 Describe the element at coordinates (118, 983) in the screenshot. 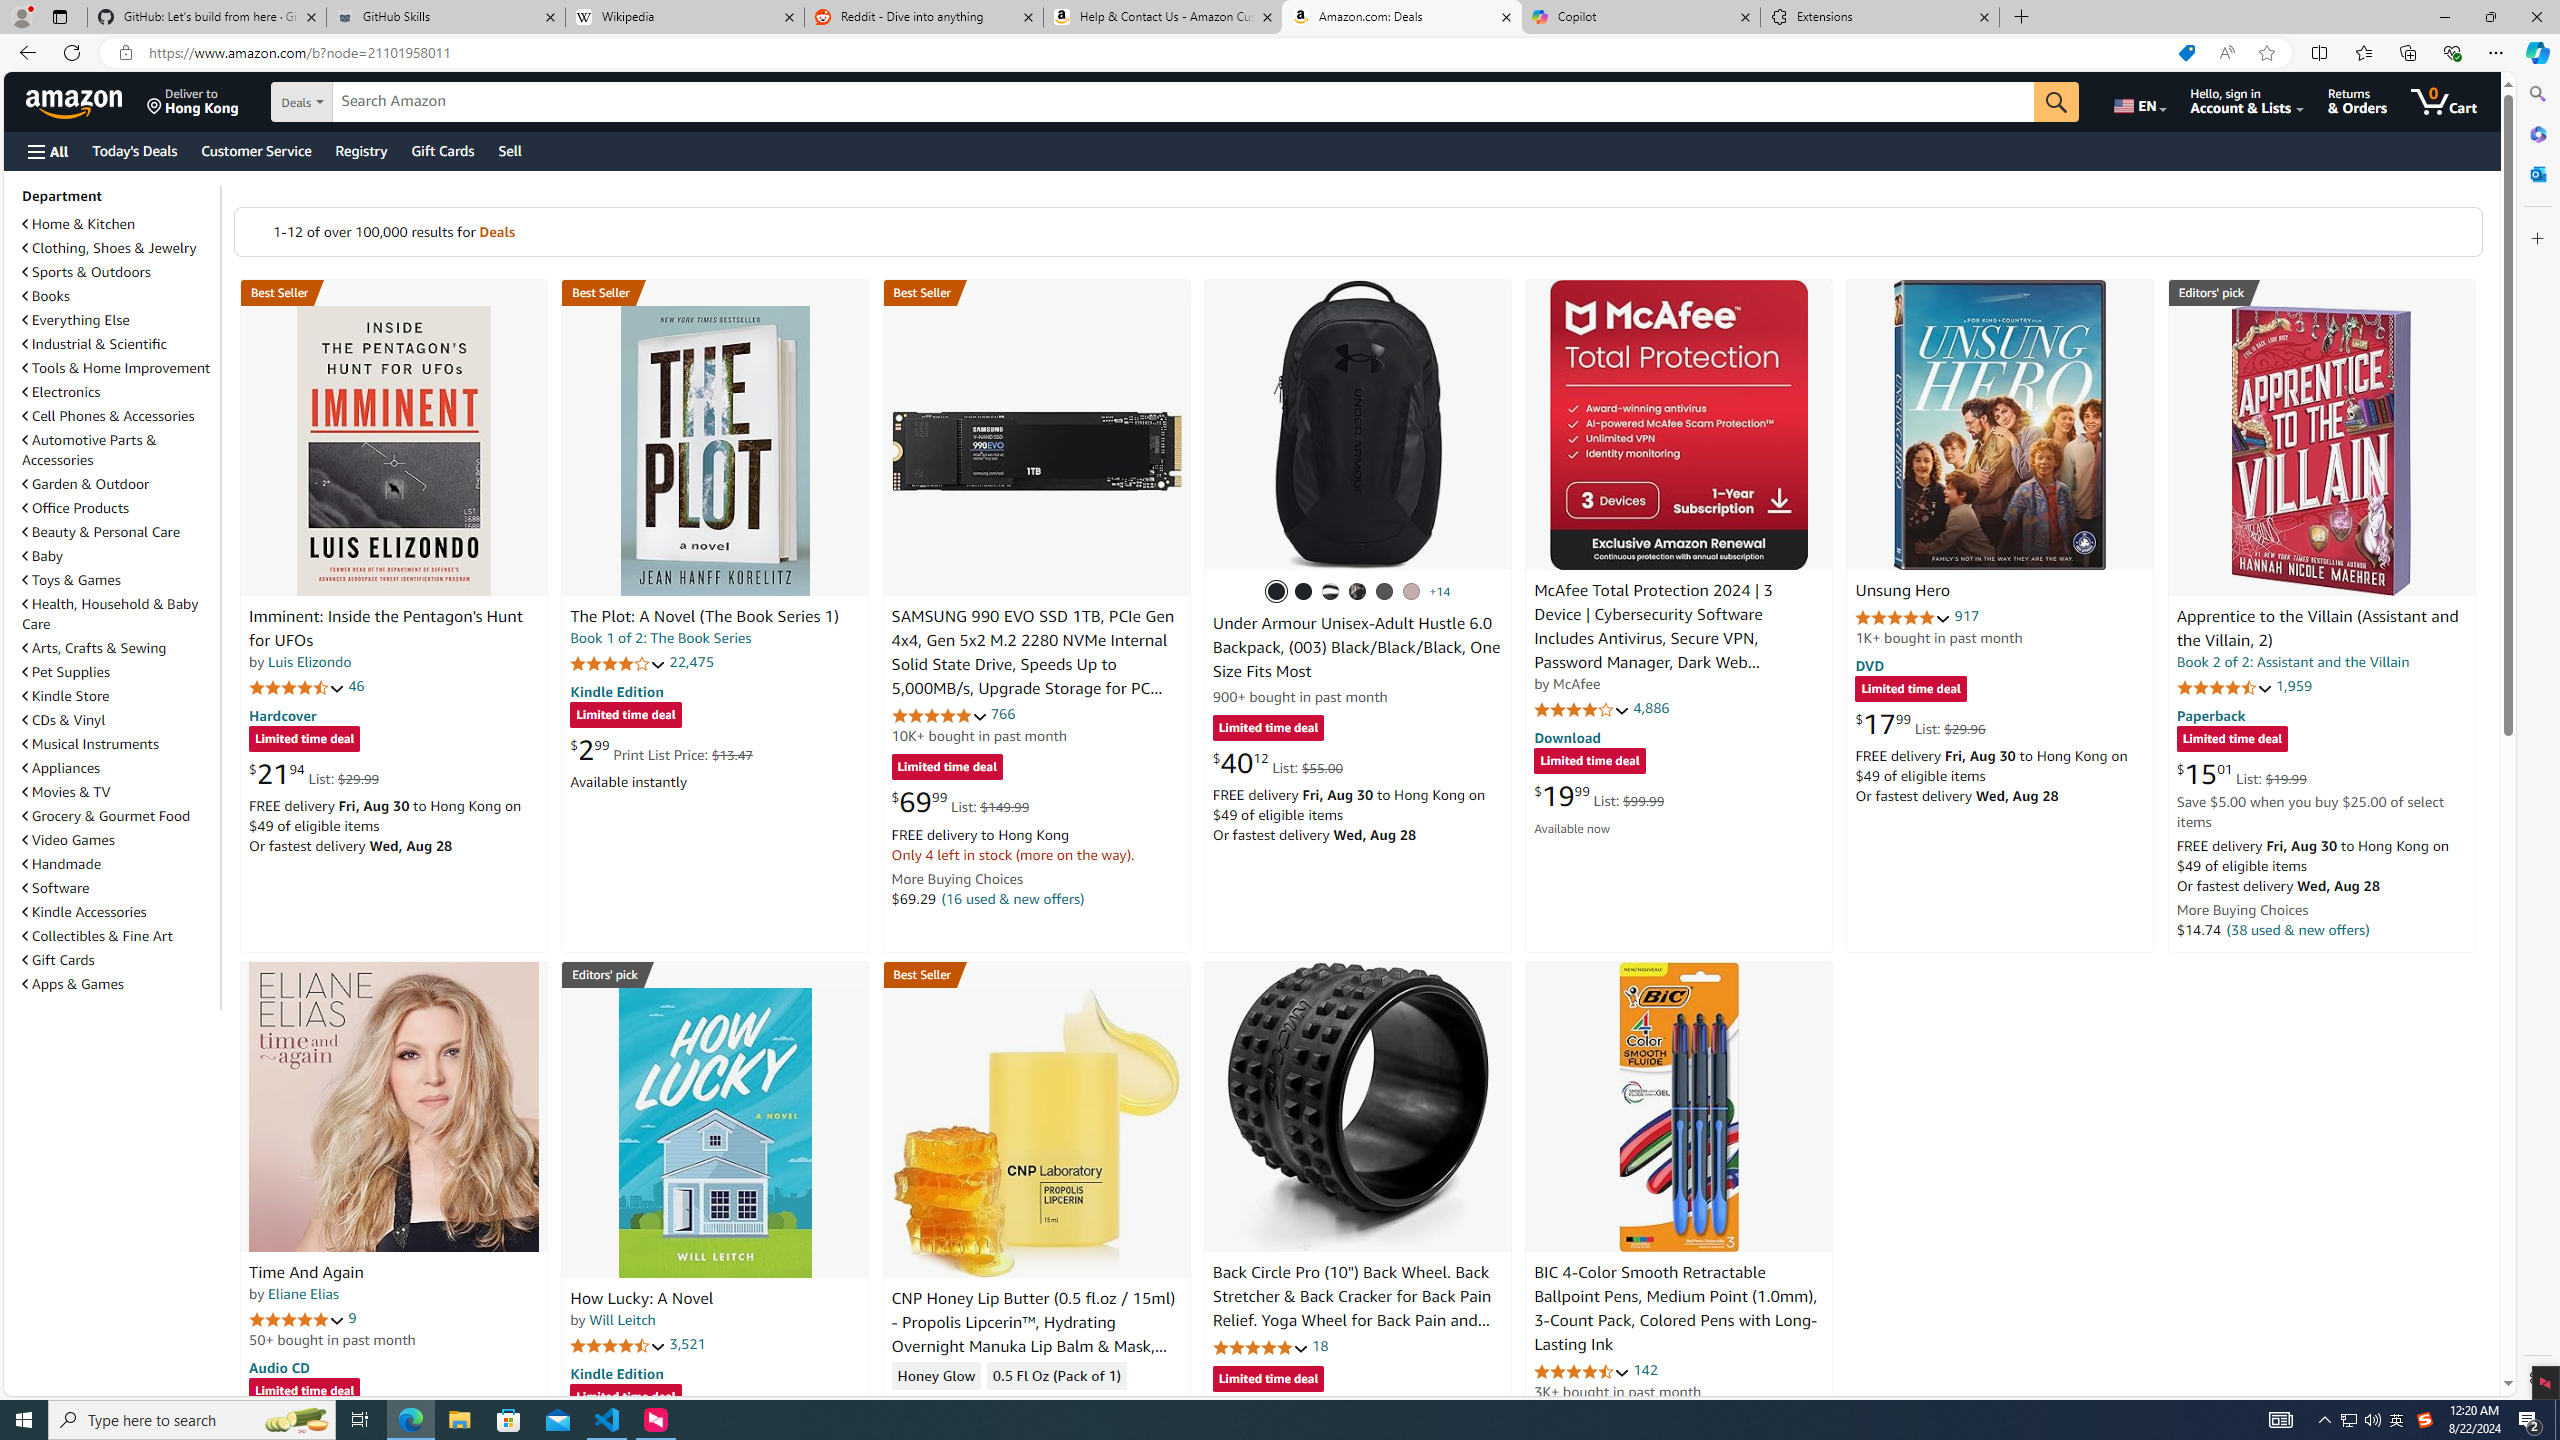

I see `'Apps & Games'` at that location.